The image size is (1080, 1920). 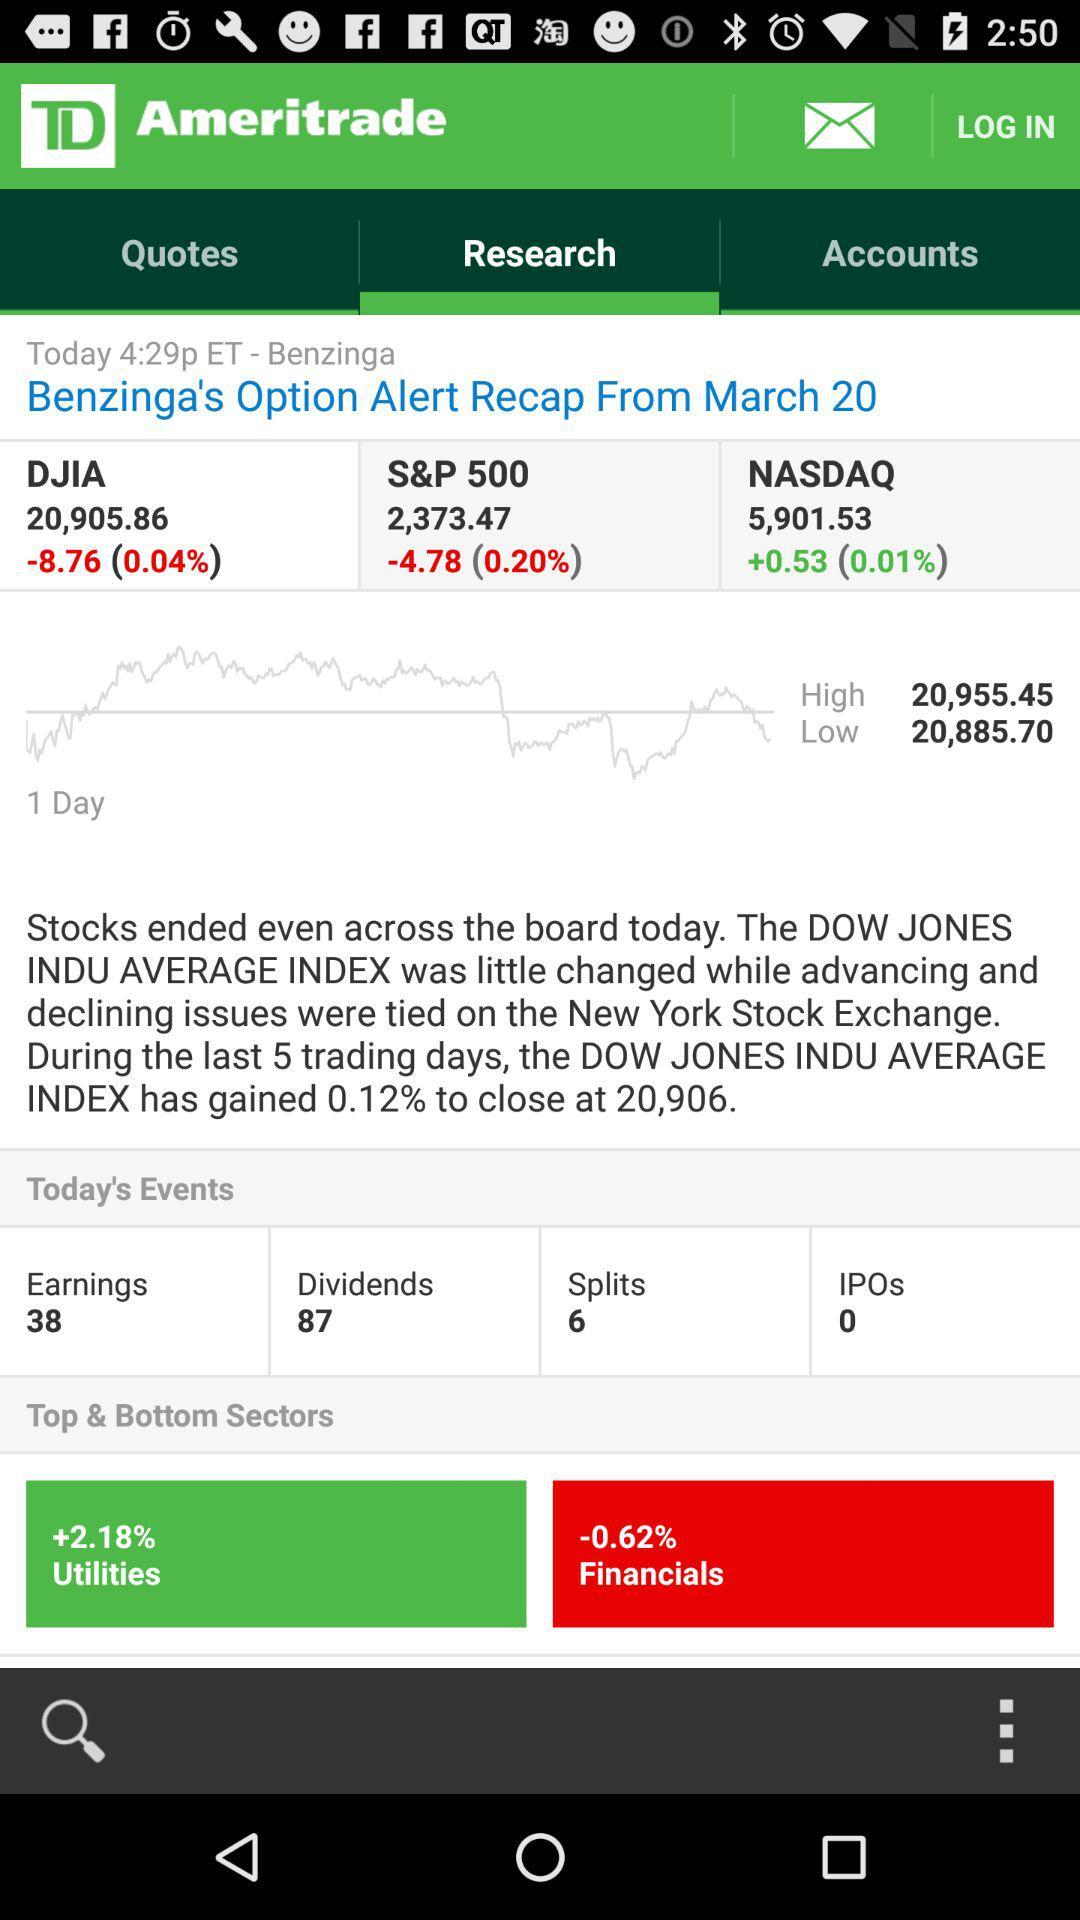 What do you see at coordinates (538, 251) in the screenshot?
I see `the item next to the quotes` at bounding box center [538, 251].